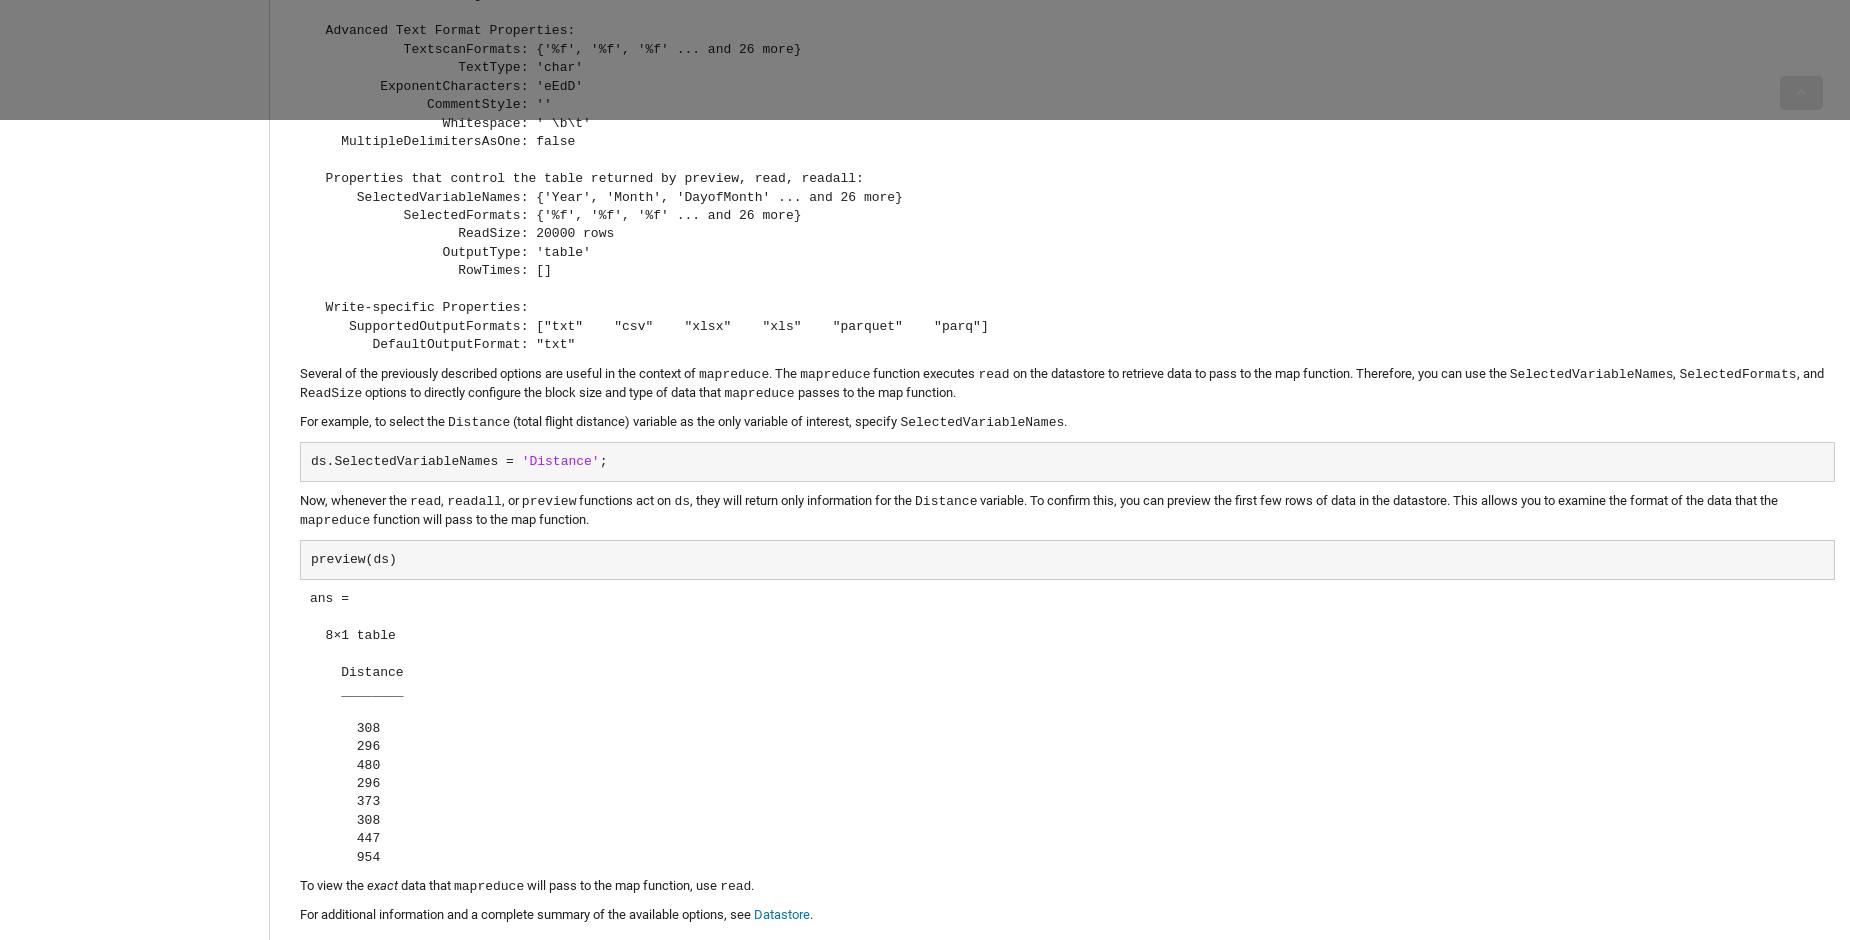  What do you see at coordinates (924, 371) in the screenshot?
I see `'function executes'` at bounding box center [924, 371].